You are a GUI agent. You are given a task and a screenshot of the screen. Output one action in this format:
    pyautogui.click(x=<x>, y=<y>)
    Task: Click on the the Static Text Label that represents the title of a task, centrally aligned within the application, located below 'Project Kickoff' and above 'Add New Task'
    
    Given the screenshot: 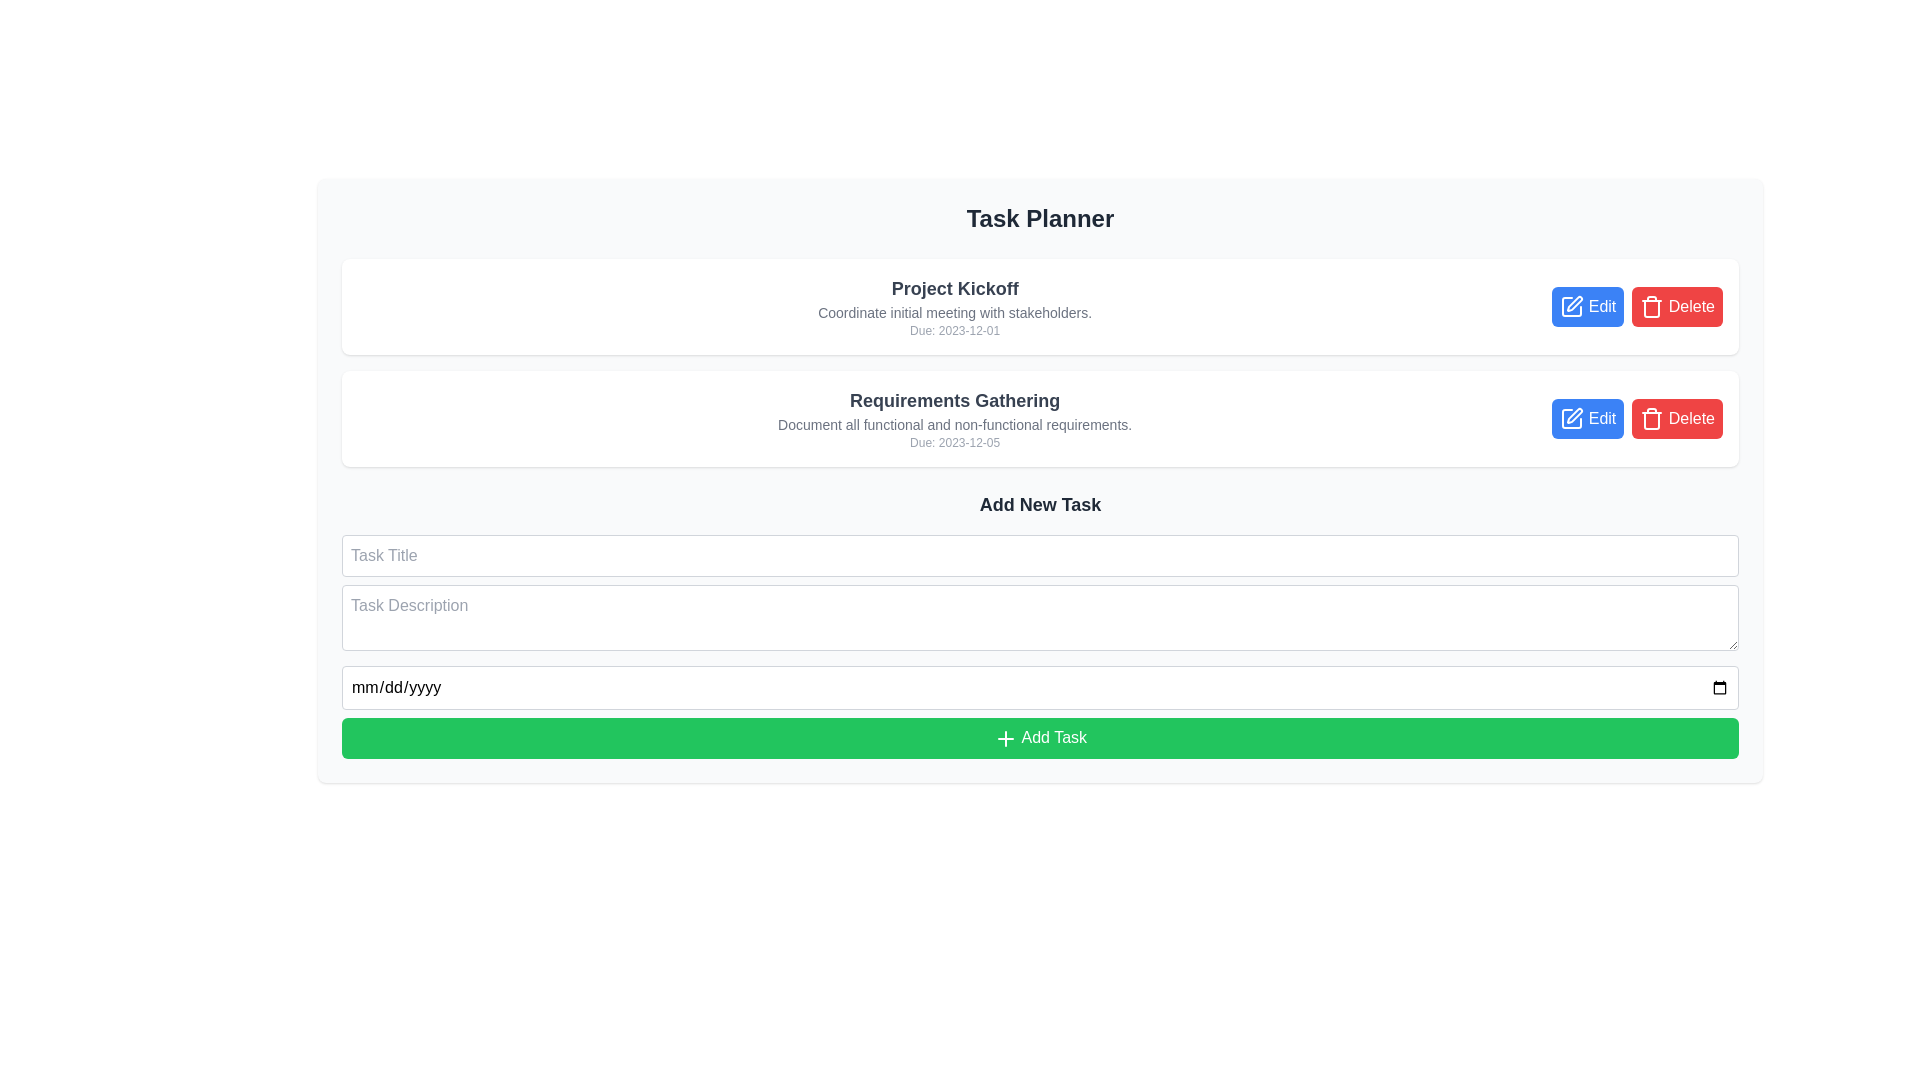 What is the action you would take?
    pyautogui.click(x=954, y=401)
    